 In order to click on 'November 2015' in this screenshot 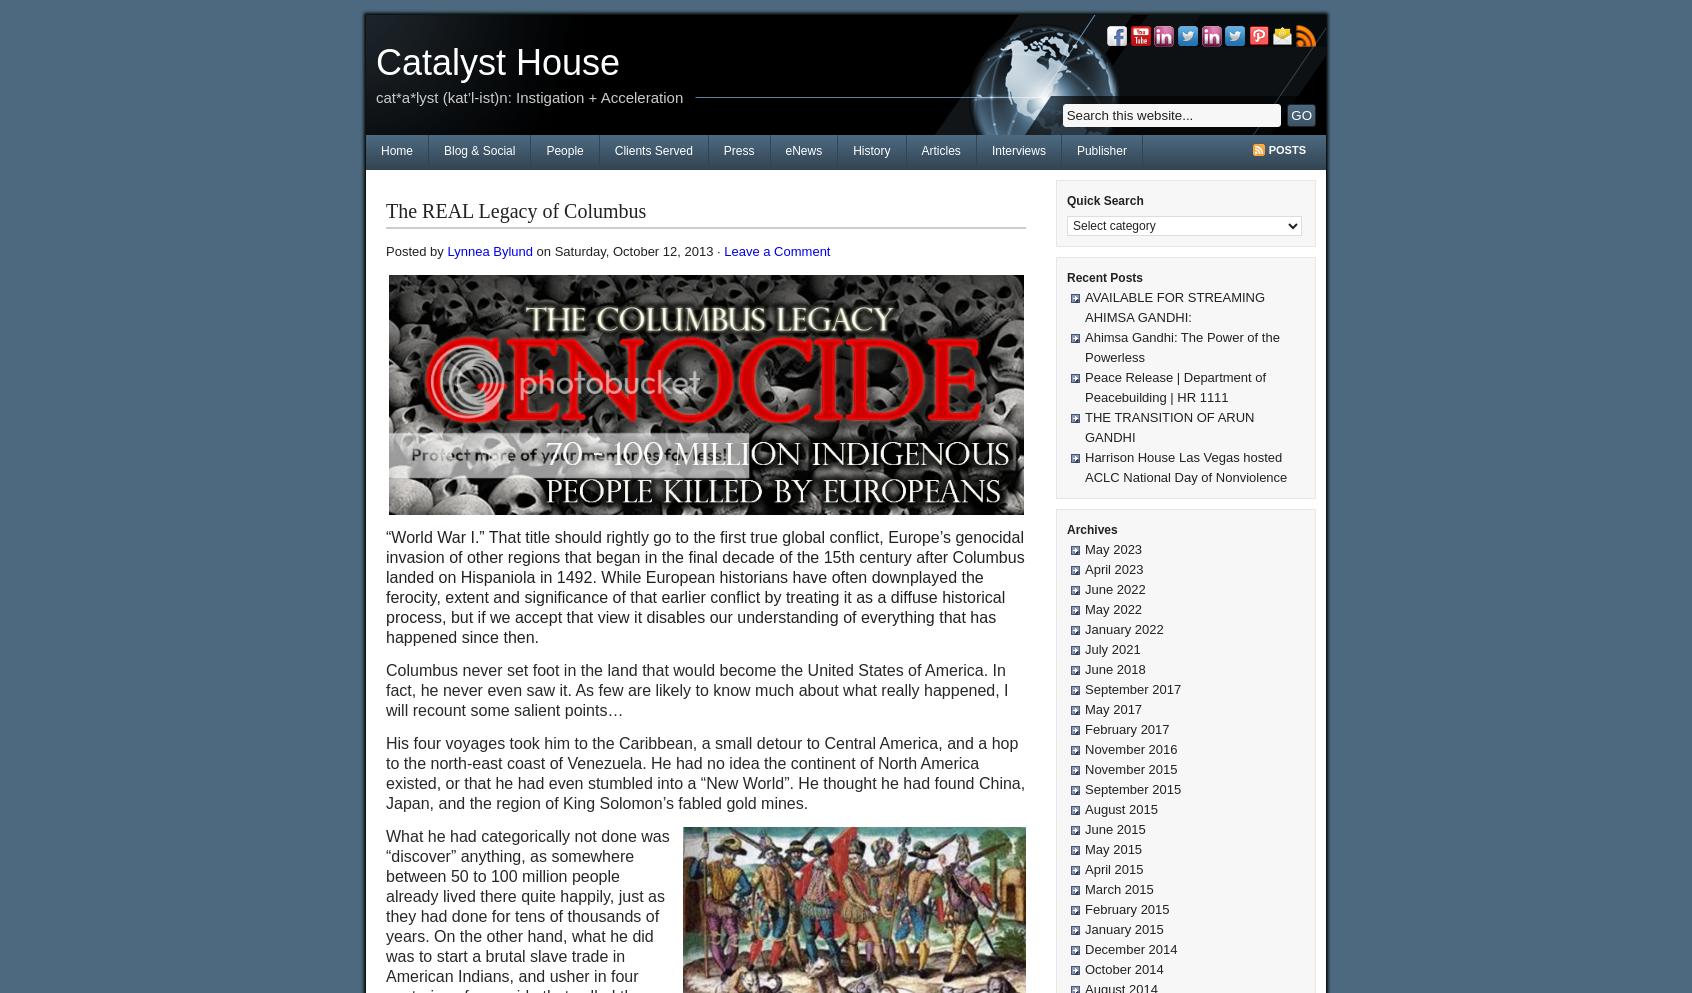, I will do `click(1129, 768)`.